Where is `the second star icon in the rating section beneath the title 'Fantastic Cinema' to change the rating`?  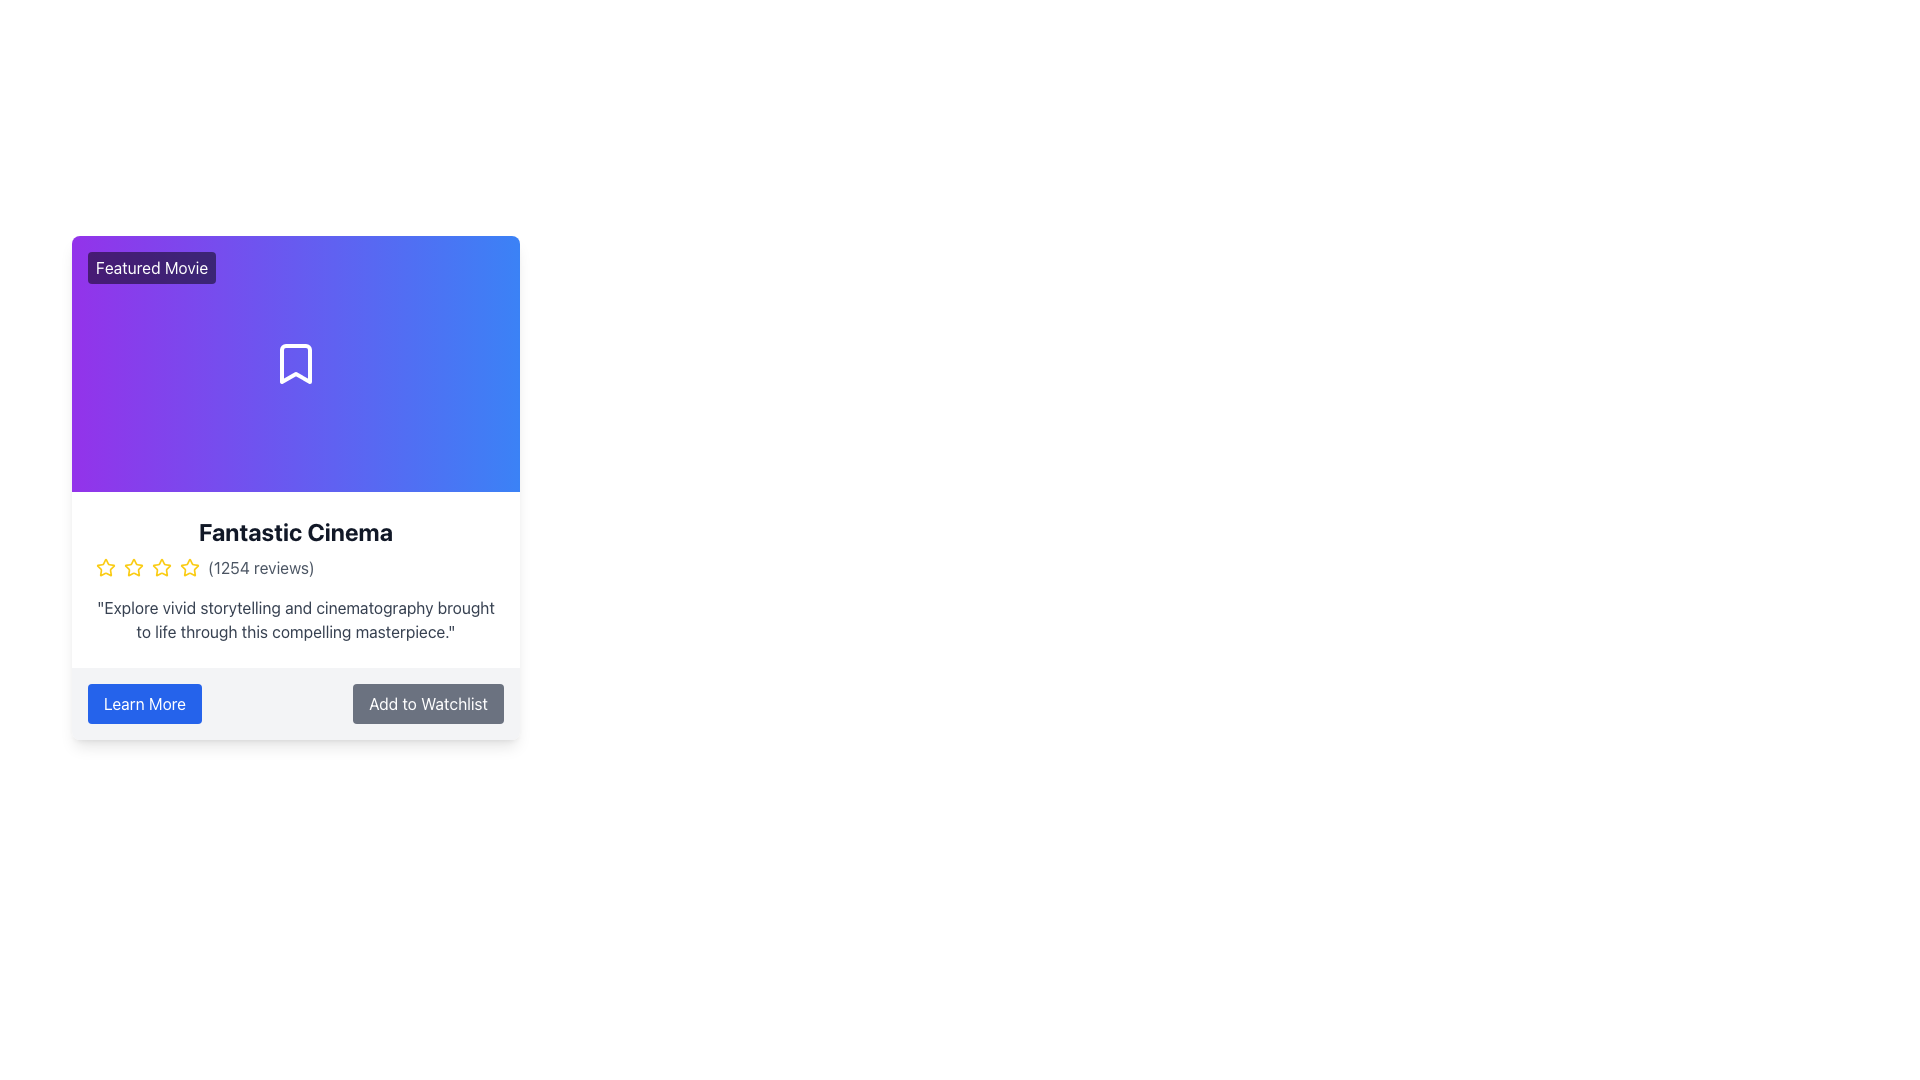
the second star icon in the rating section beneath the title 'Fantastic Cinema' to change the rating is located at coordinates (104, 567).